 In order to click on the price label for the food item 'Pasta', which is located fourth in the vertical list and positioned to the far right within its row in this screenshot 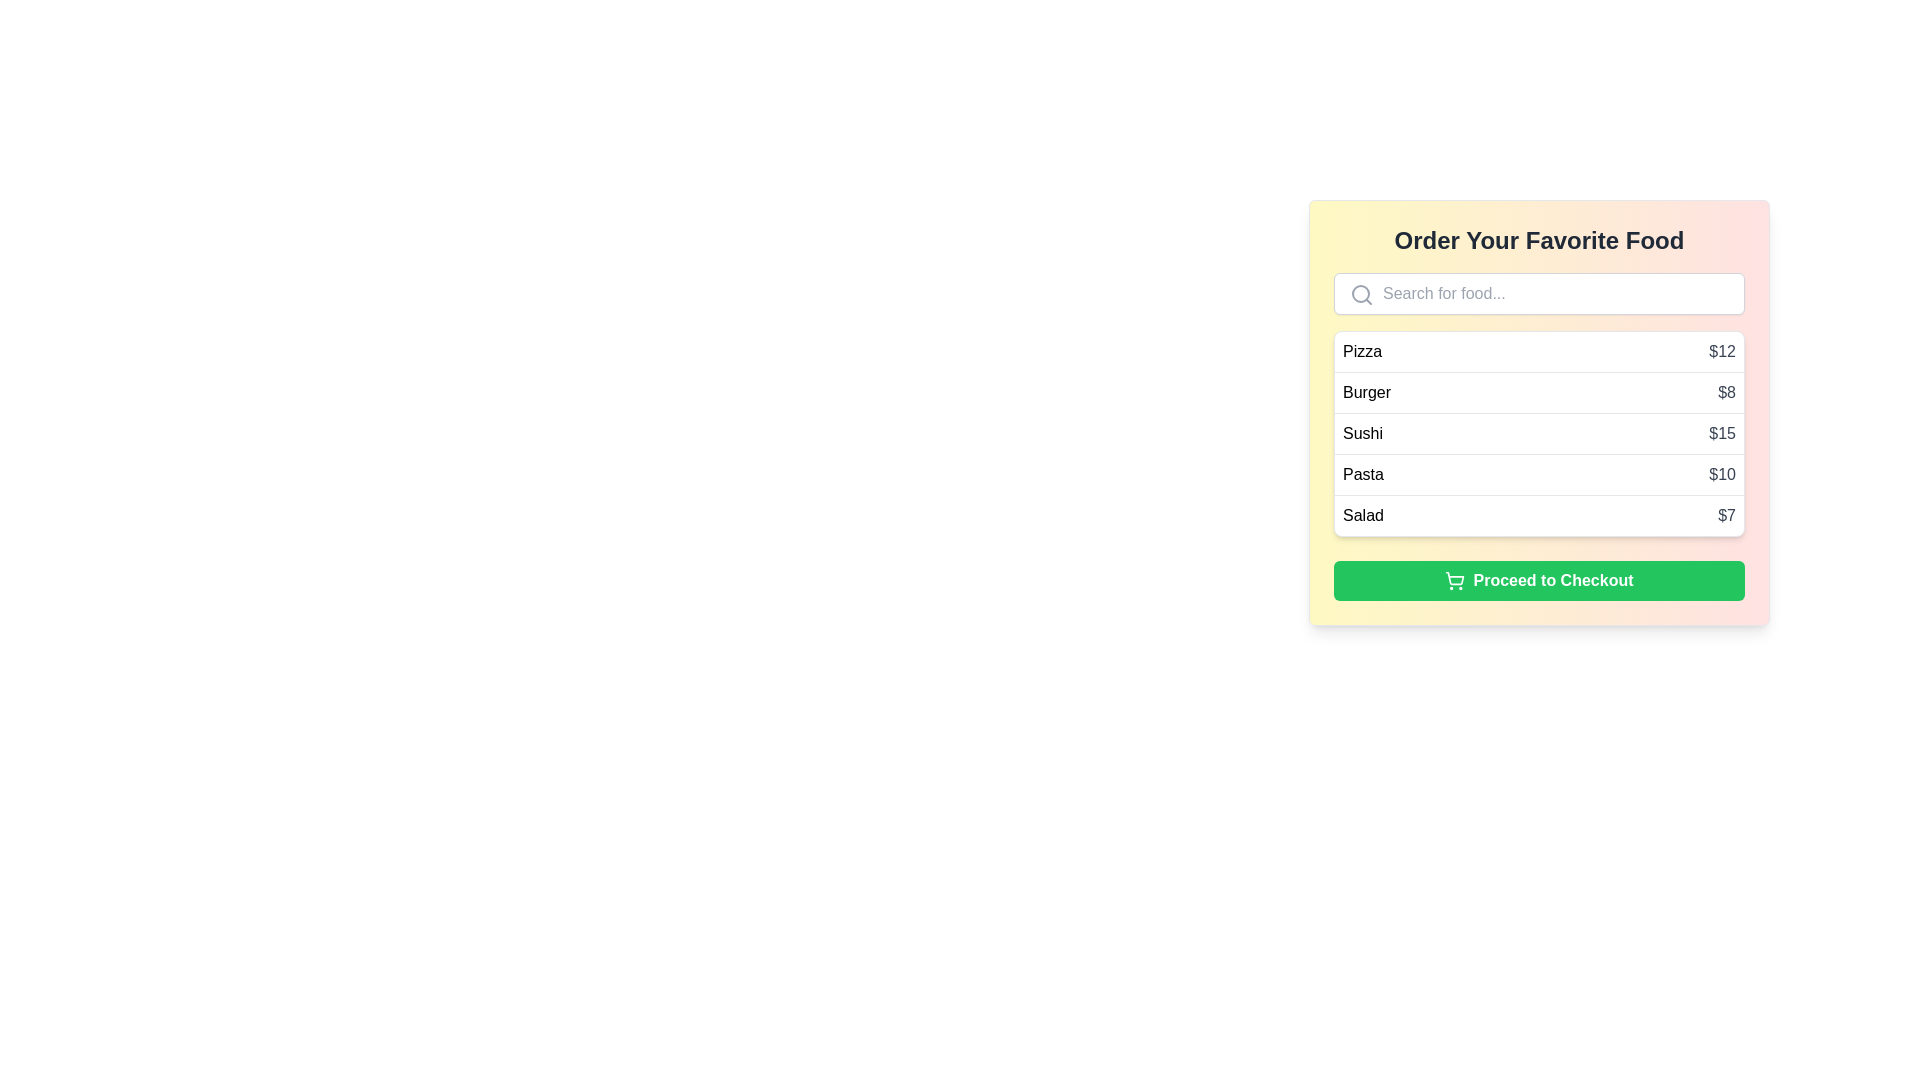, I will do `click(1721, 474)`.